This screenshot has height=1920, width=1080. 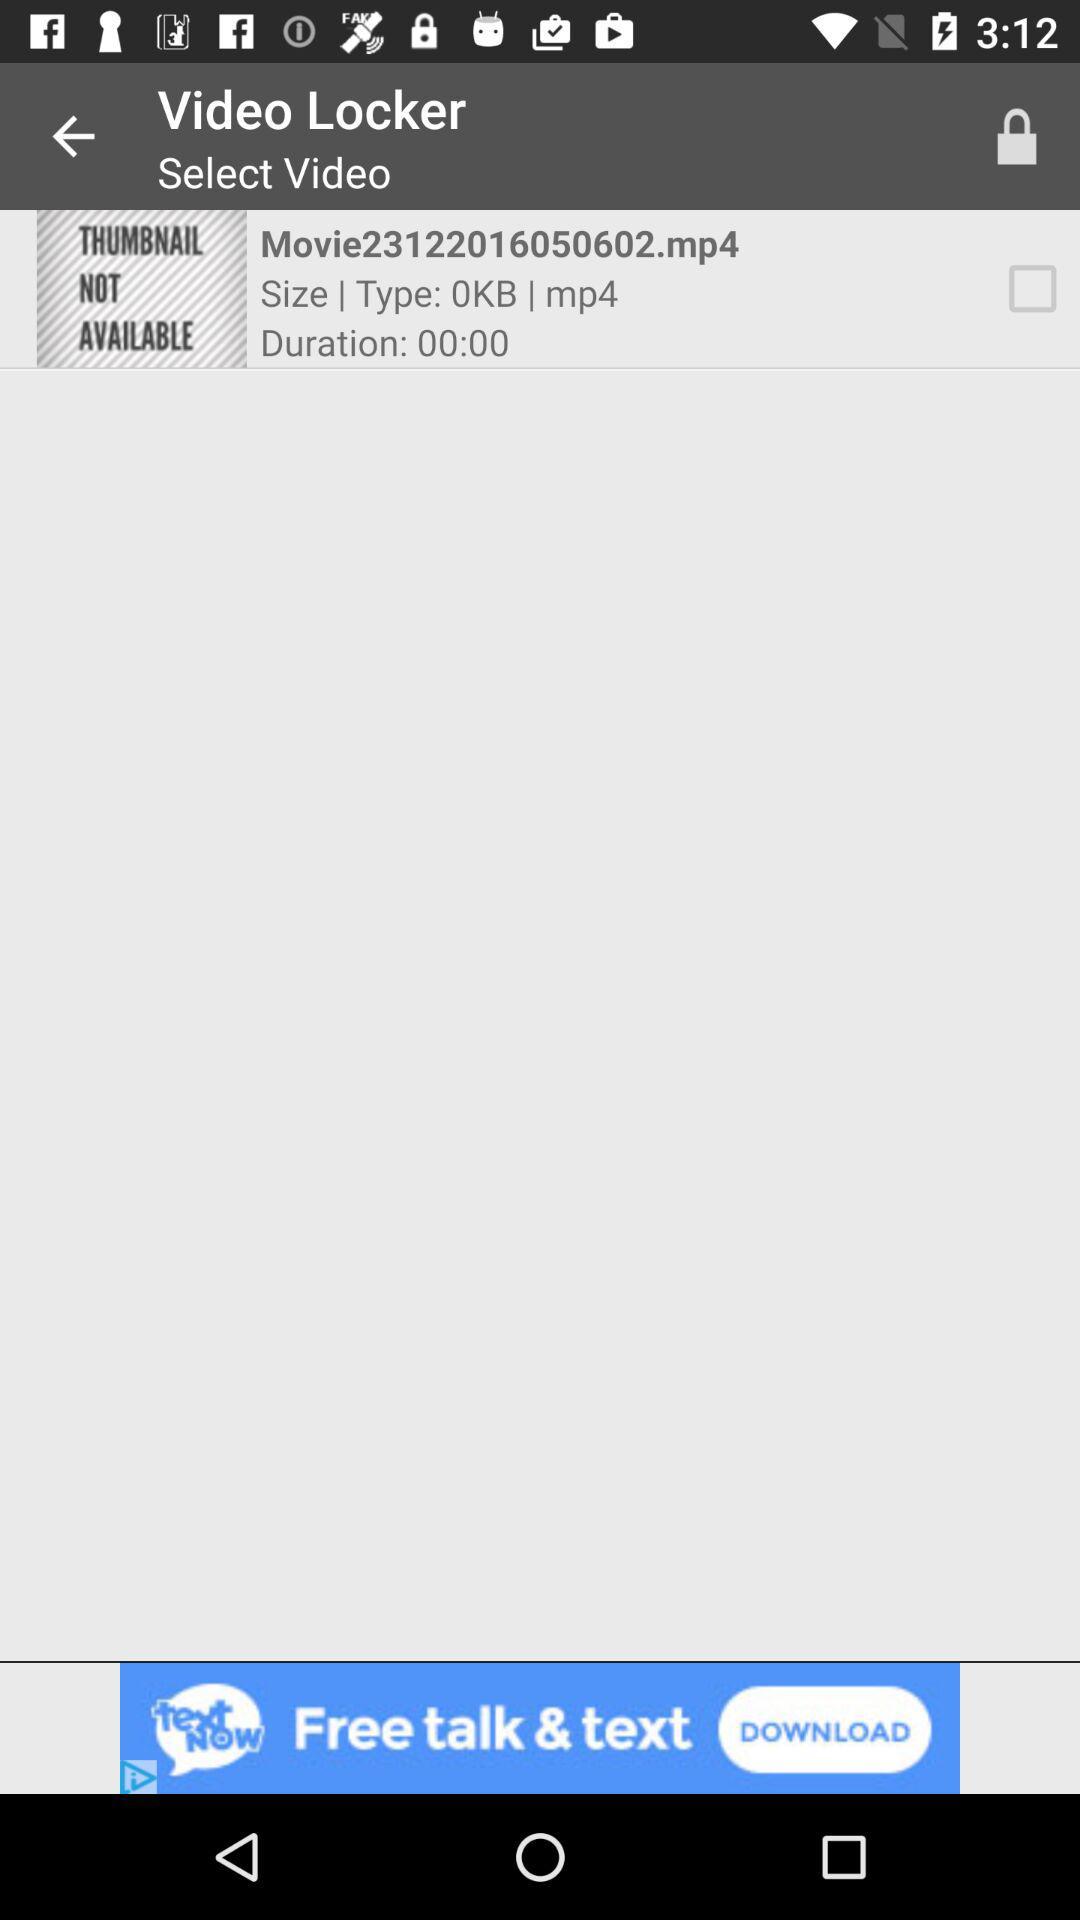 What do you see at coordinates (540, 1727) in the screenshot?
I see `open advertisement landing page` at bounding box center [540, 1727].